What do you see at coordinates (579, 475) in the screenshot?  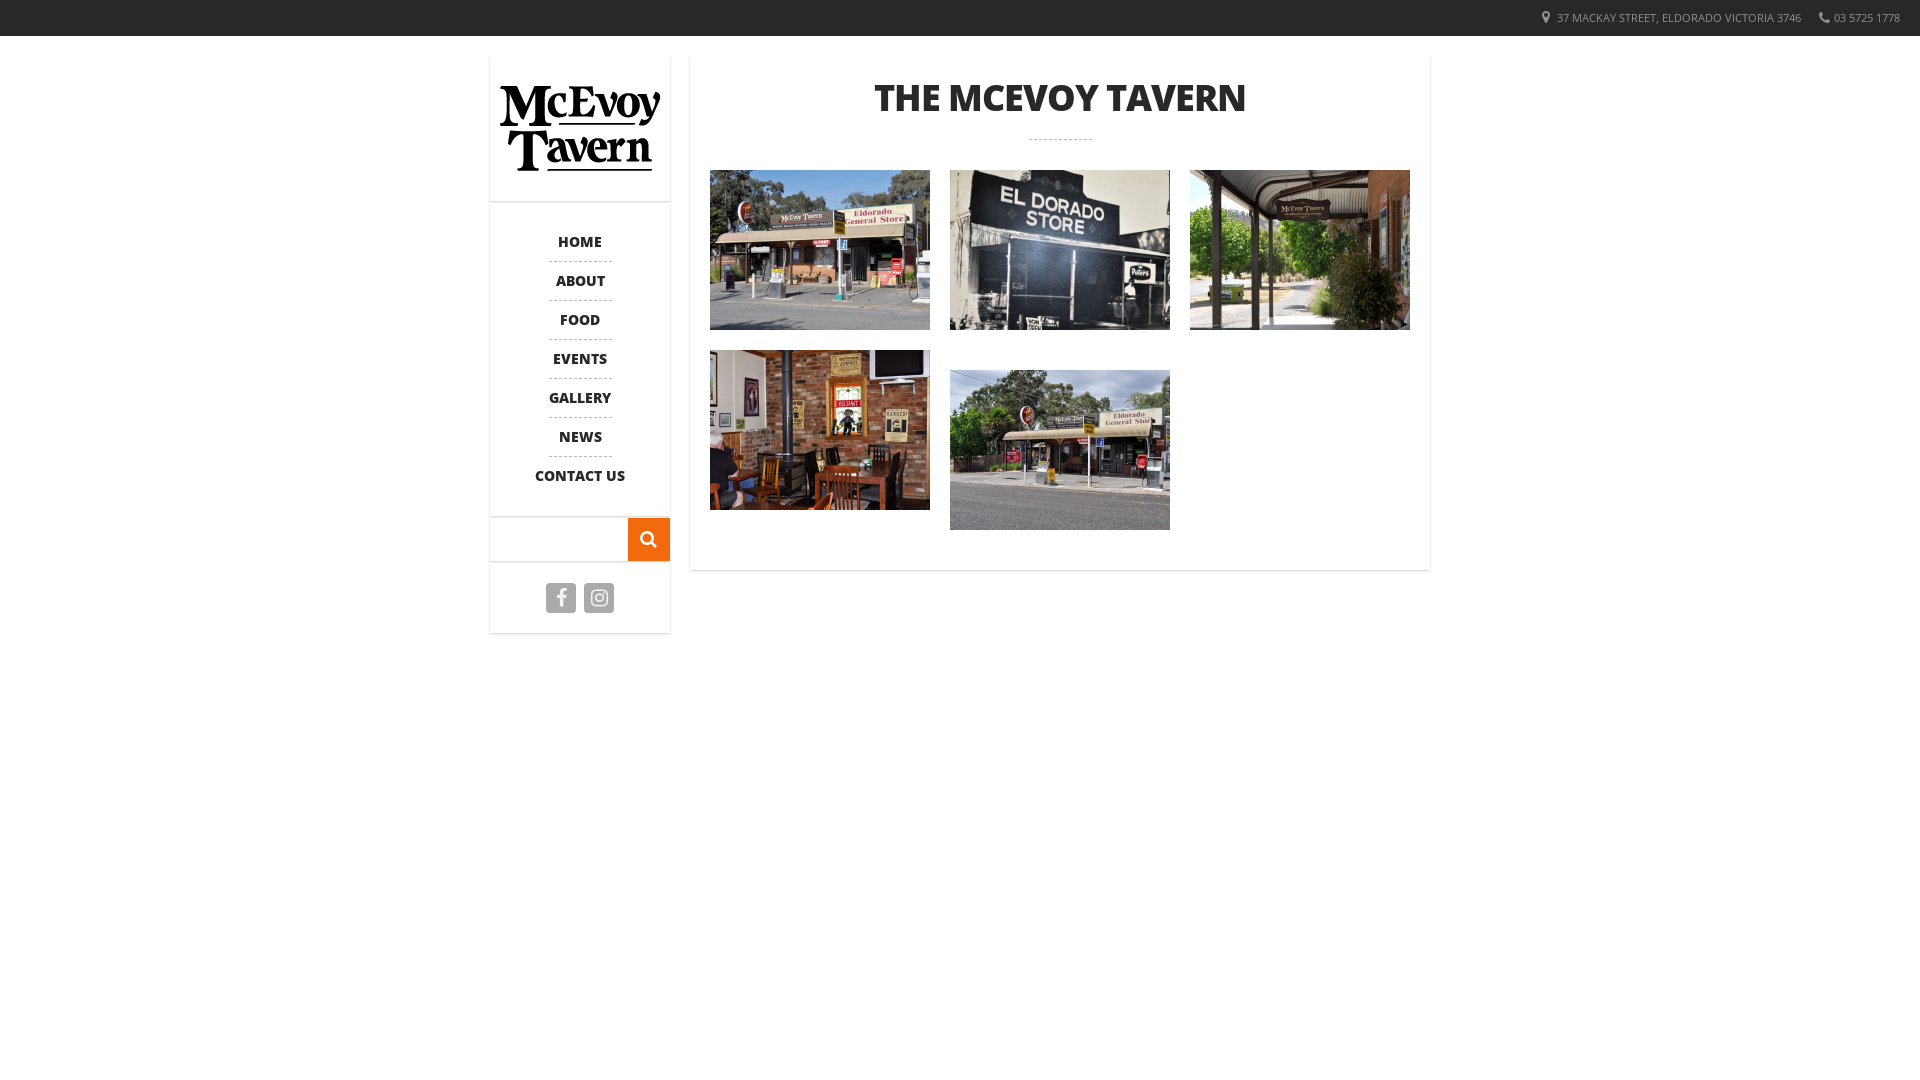 I see `'CONTACT US'` at bounding box center [579, 475].